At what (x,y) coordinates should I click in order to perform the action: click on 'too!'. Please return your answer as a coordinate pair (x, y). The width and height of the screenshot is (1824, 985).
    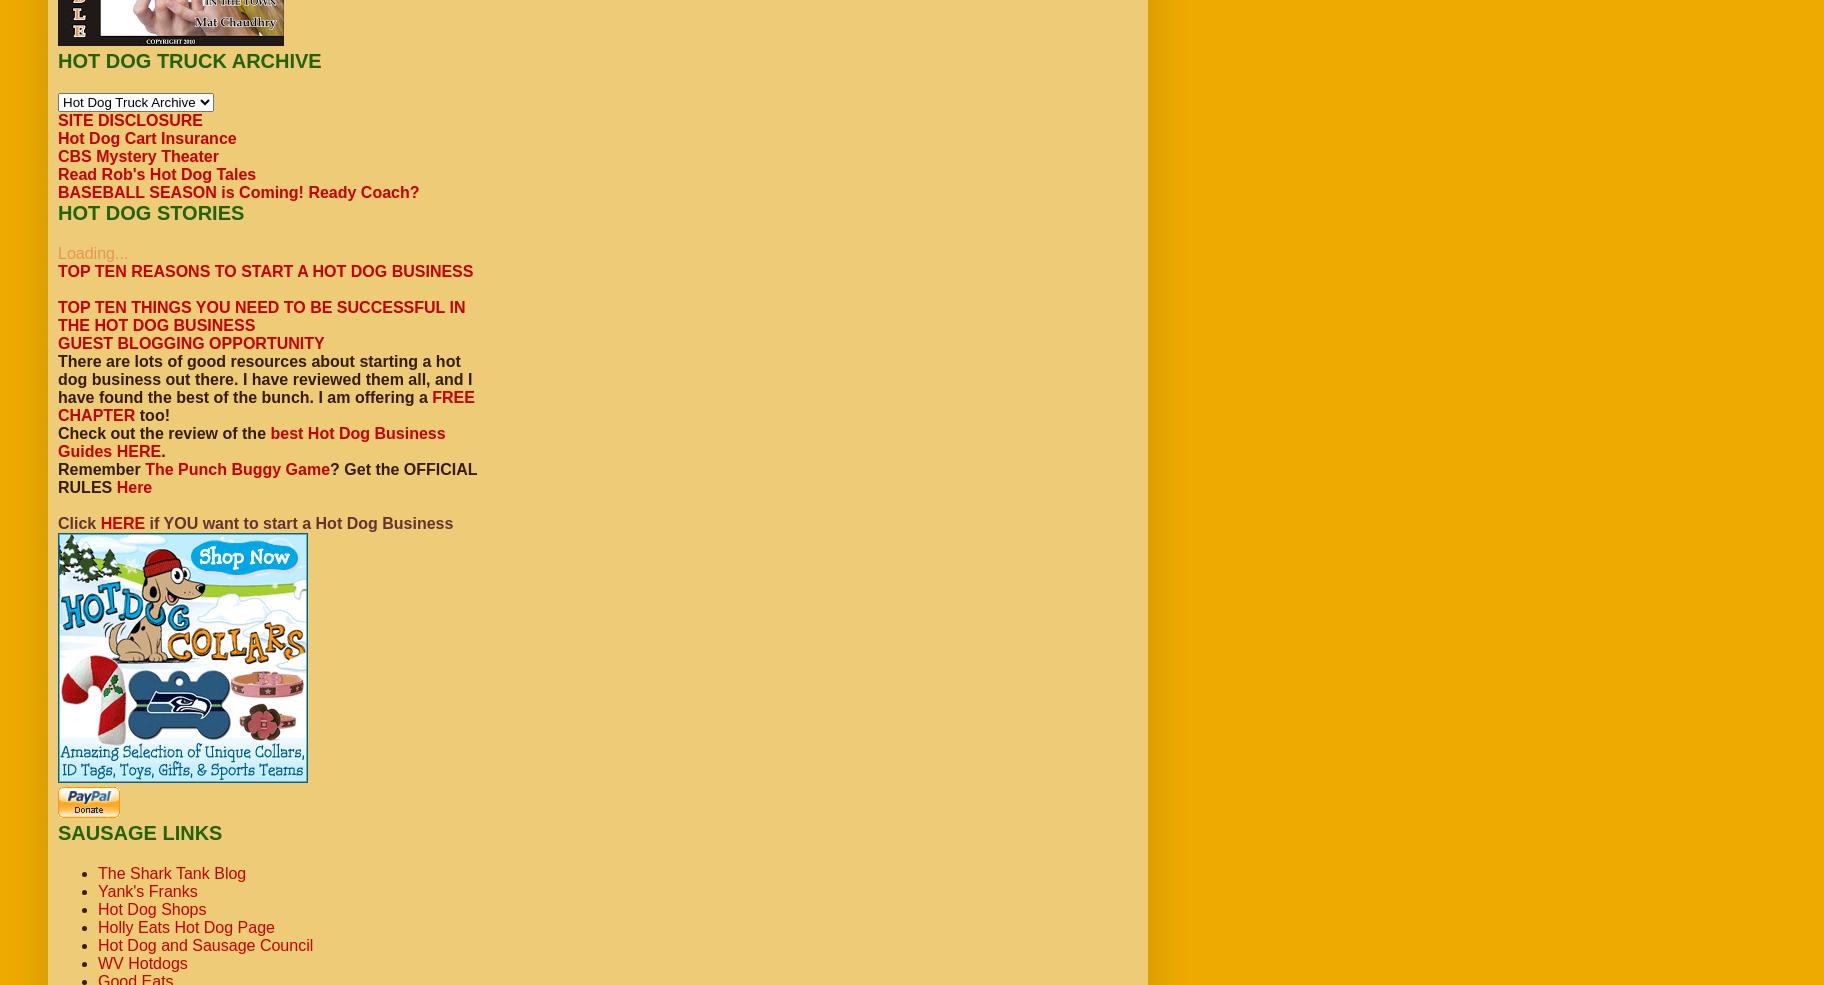
    Looking at the image, I should click on (151, 414).